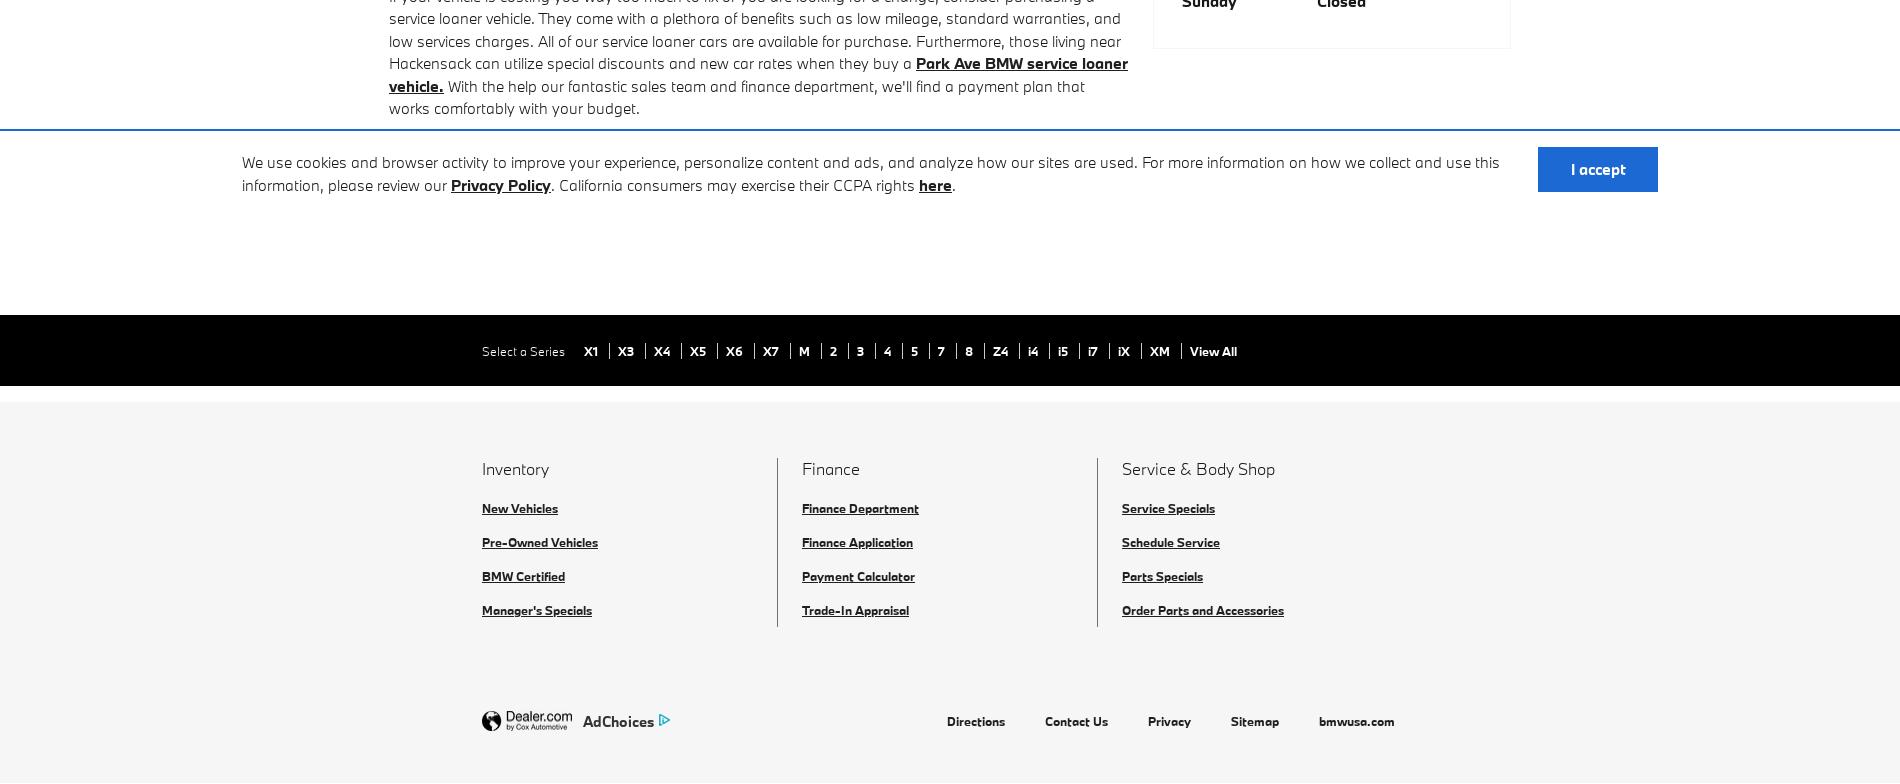 This screenshot has width=1900, height=784. I want to click on '8', so click(970, 350).